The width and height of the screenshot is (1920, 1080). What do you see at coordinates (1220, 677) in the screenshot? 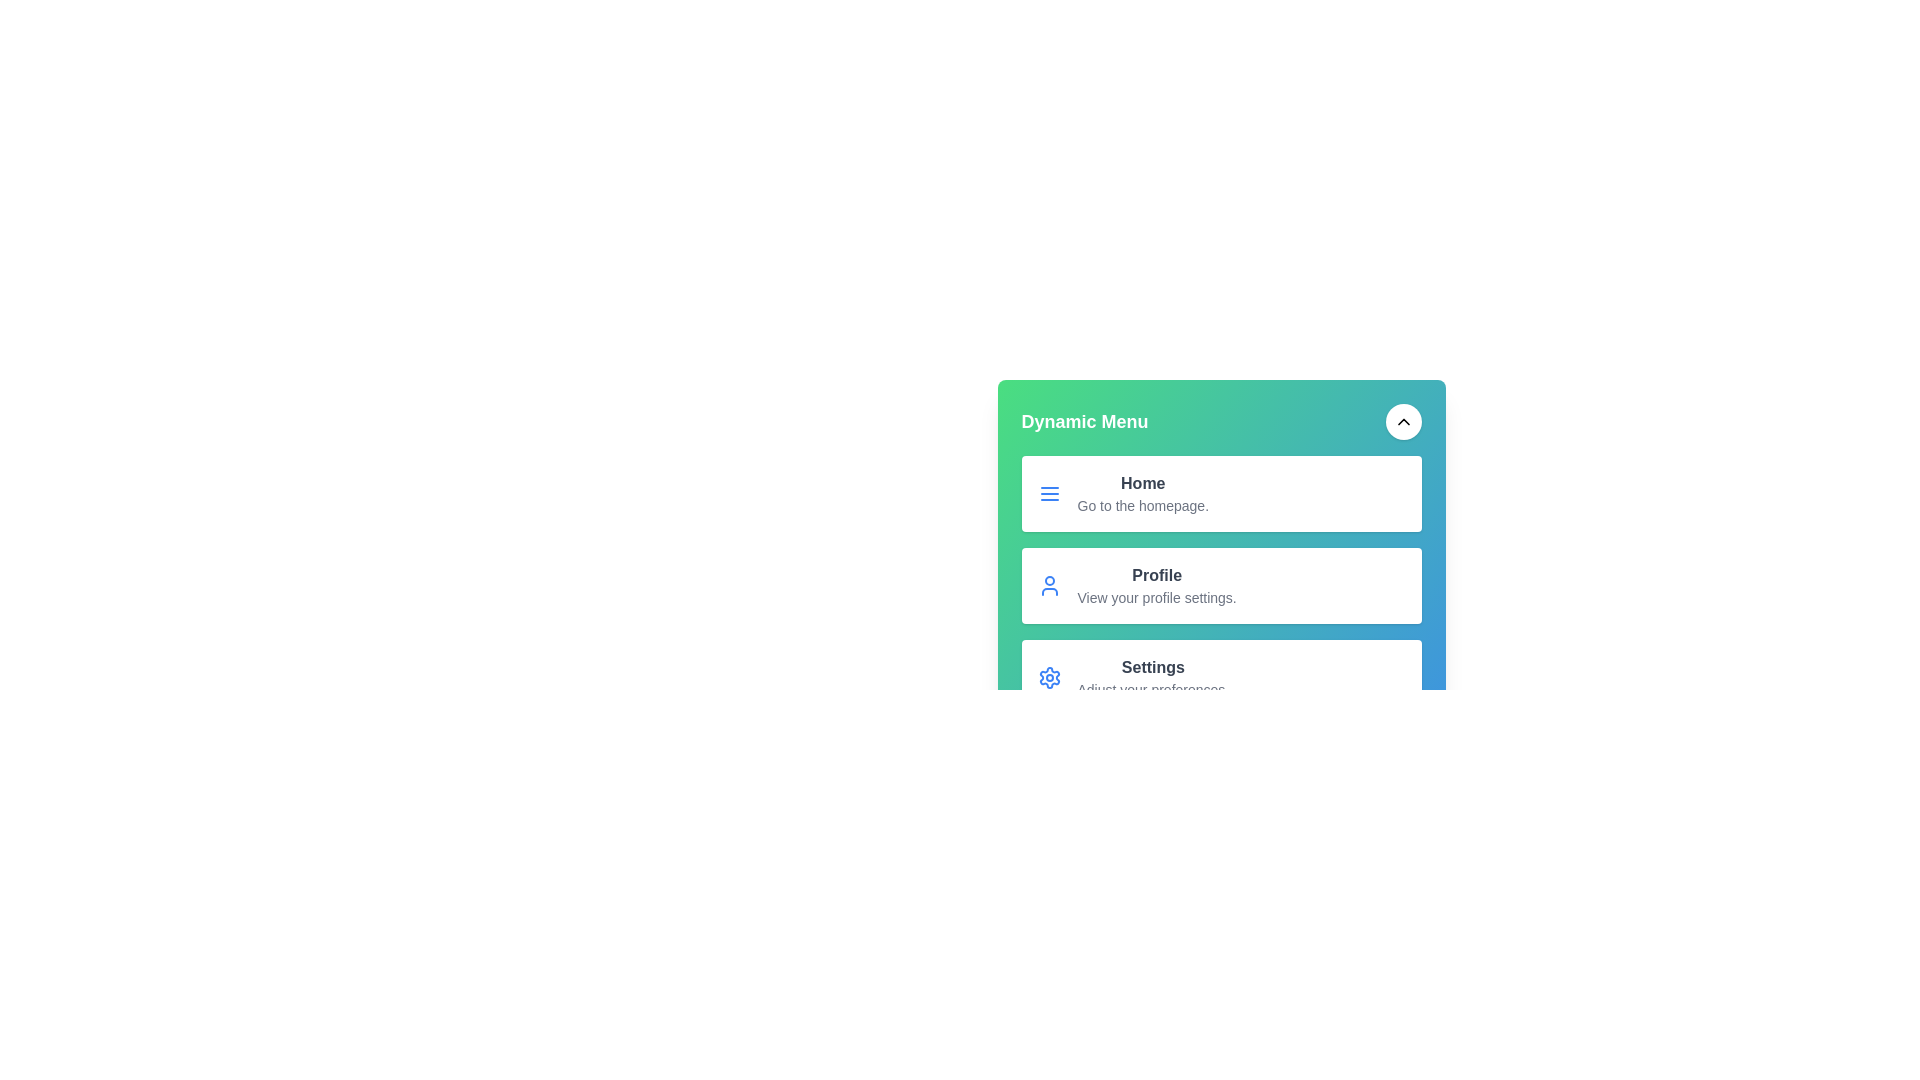
I see `the Menu item card labeled 'Settings' which is the third card` at bounding box center [1220, 677].